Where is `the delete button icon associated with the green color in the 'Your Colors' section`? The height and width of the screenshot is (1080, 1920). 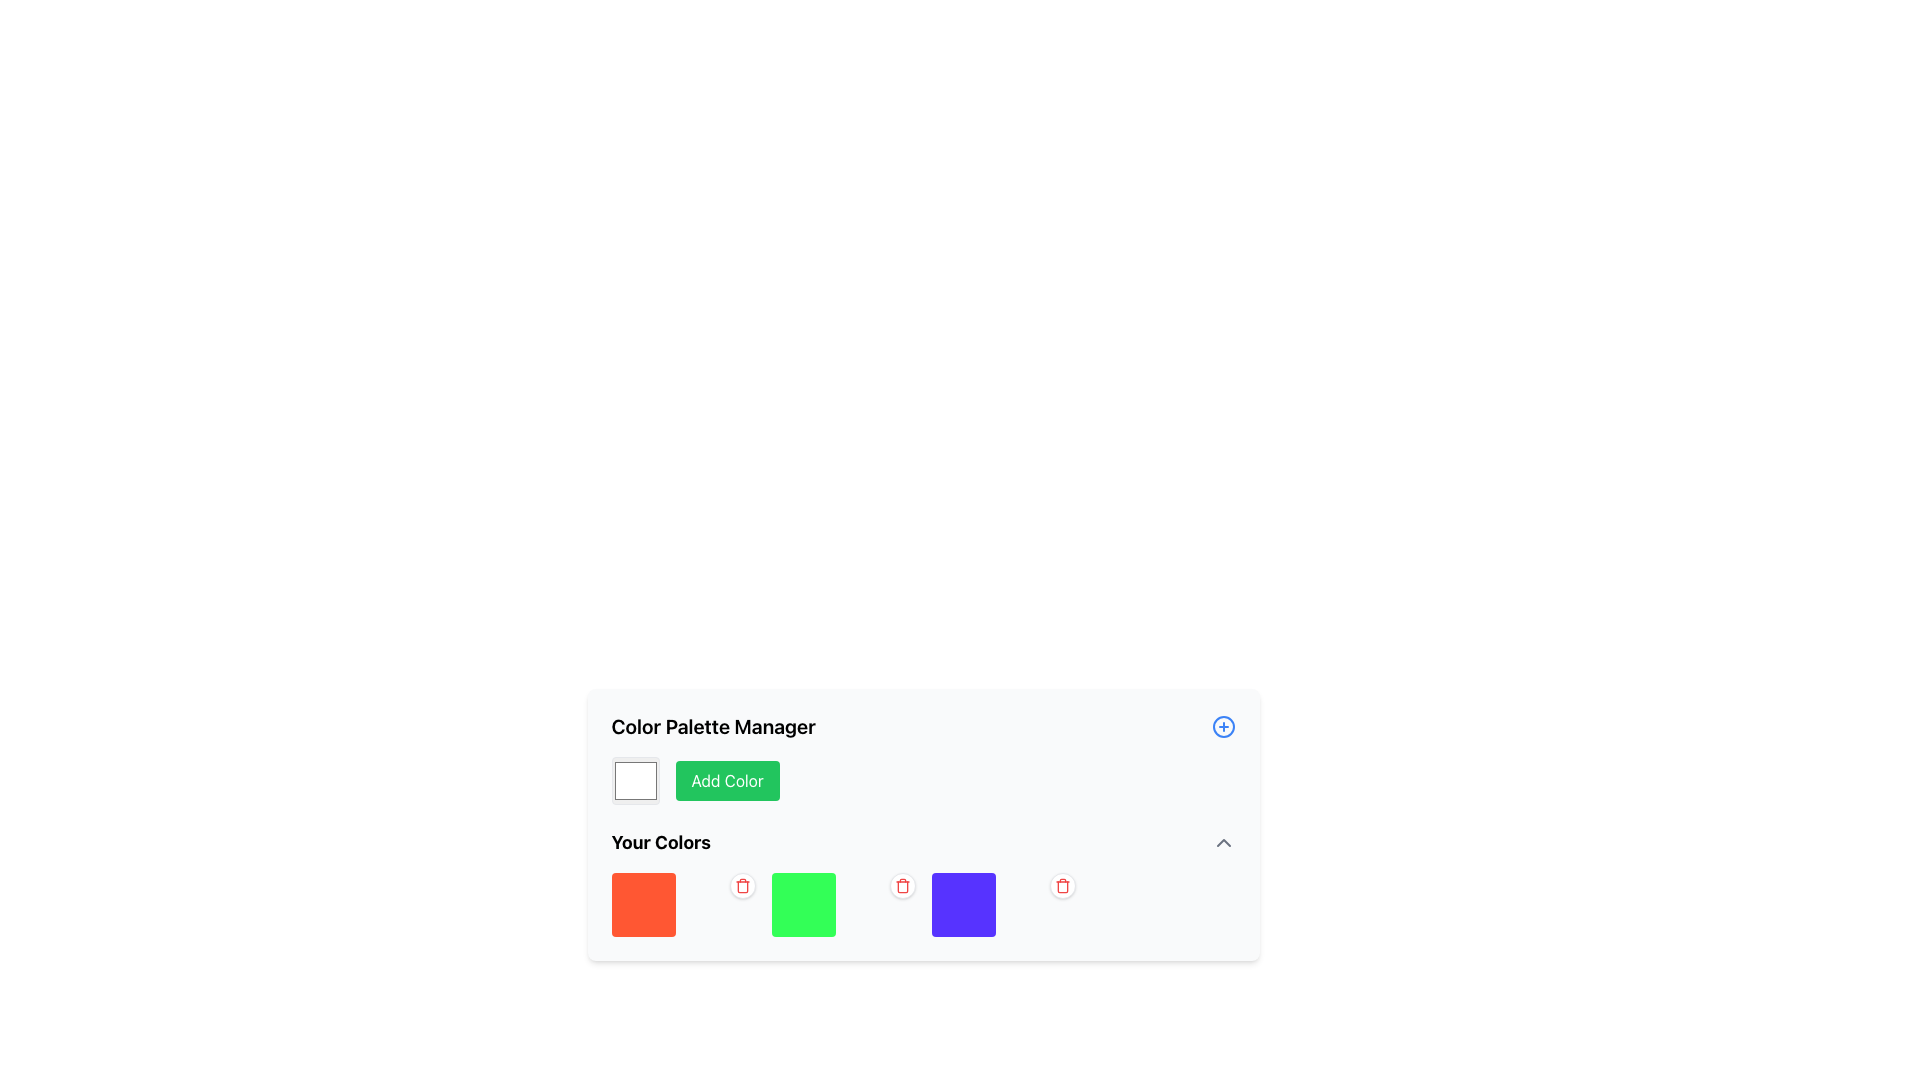
the delete button icon associated with the green color in the 'Your Colors' section is located at coordinates (741, 885).